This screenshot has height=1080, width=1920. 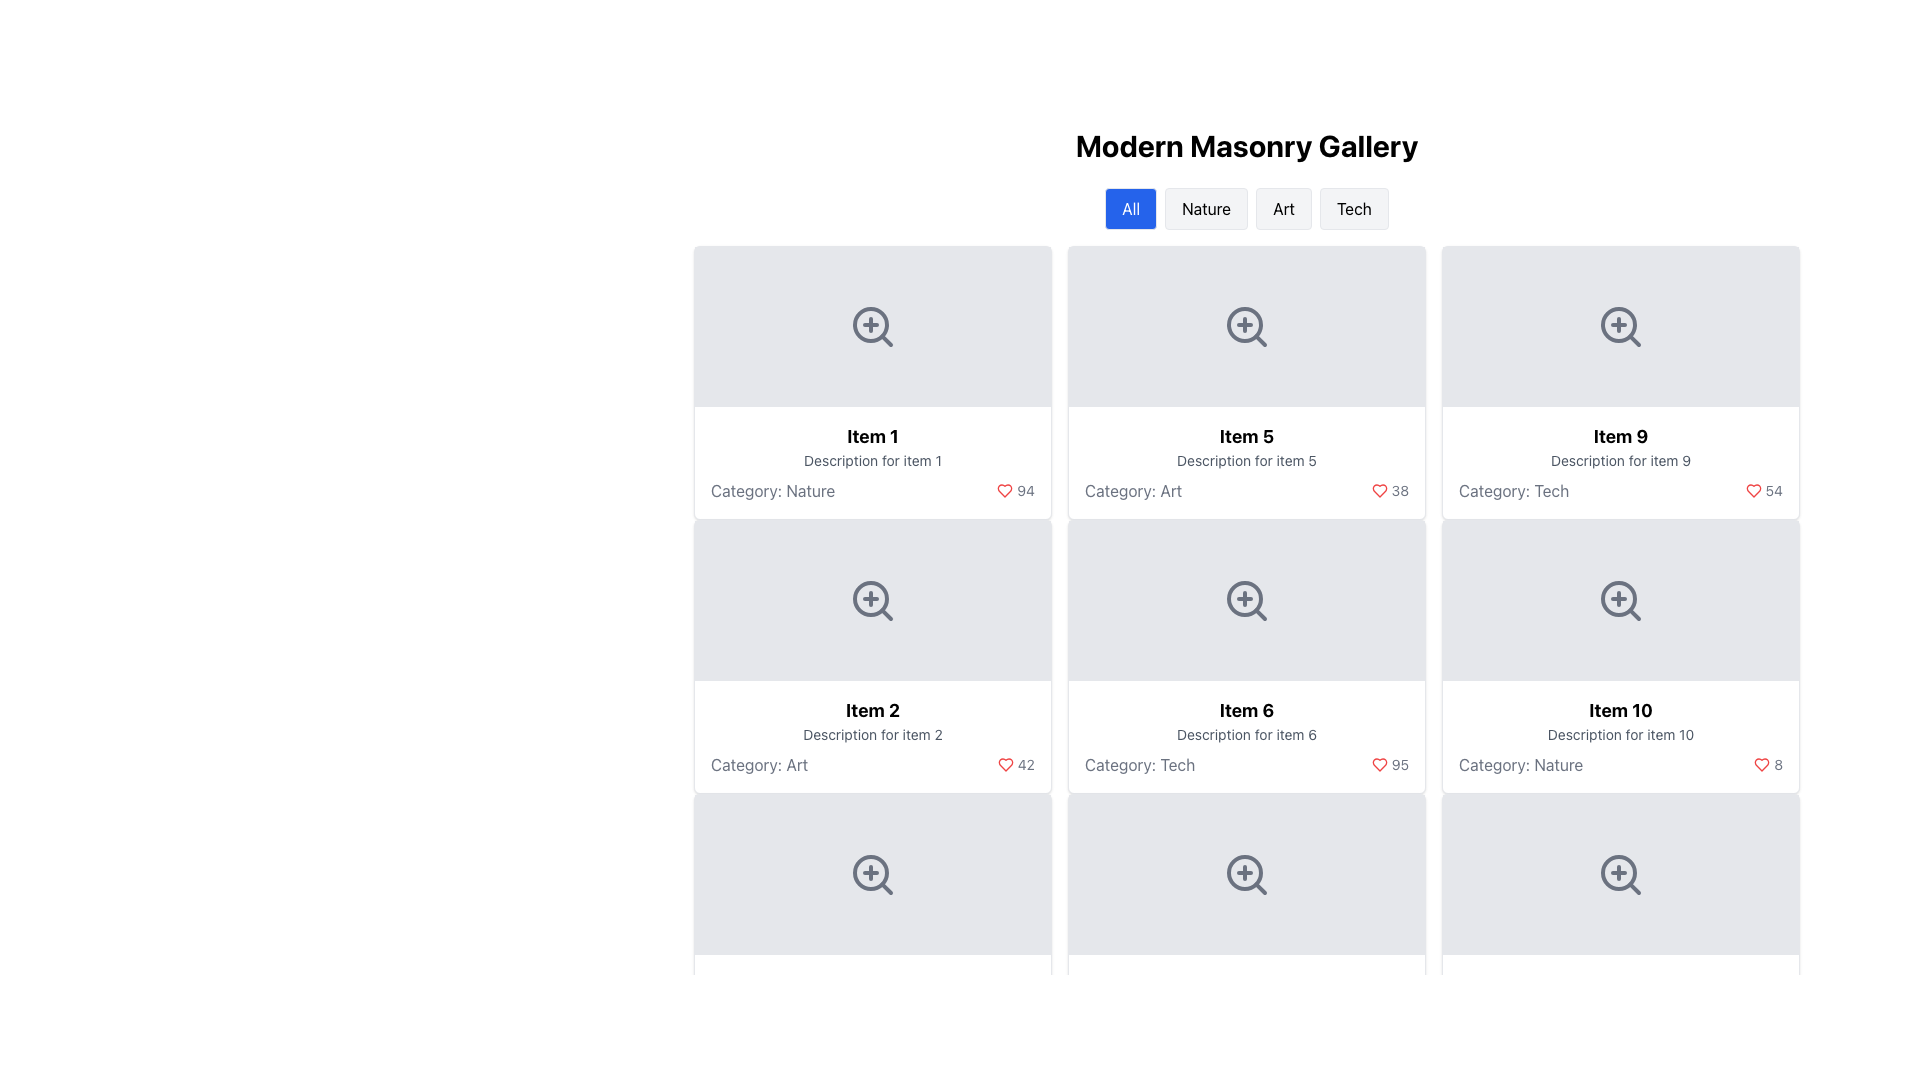 What do you see at coordinates (758, 764) in the screenshot?
I see `the static text label that displays the category of the item located at the lower part of the card titled 'Item 2', positioned below the item's title and description` at bounding box center [758, 764].